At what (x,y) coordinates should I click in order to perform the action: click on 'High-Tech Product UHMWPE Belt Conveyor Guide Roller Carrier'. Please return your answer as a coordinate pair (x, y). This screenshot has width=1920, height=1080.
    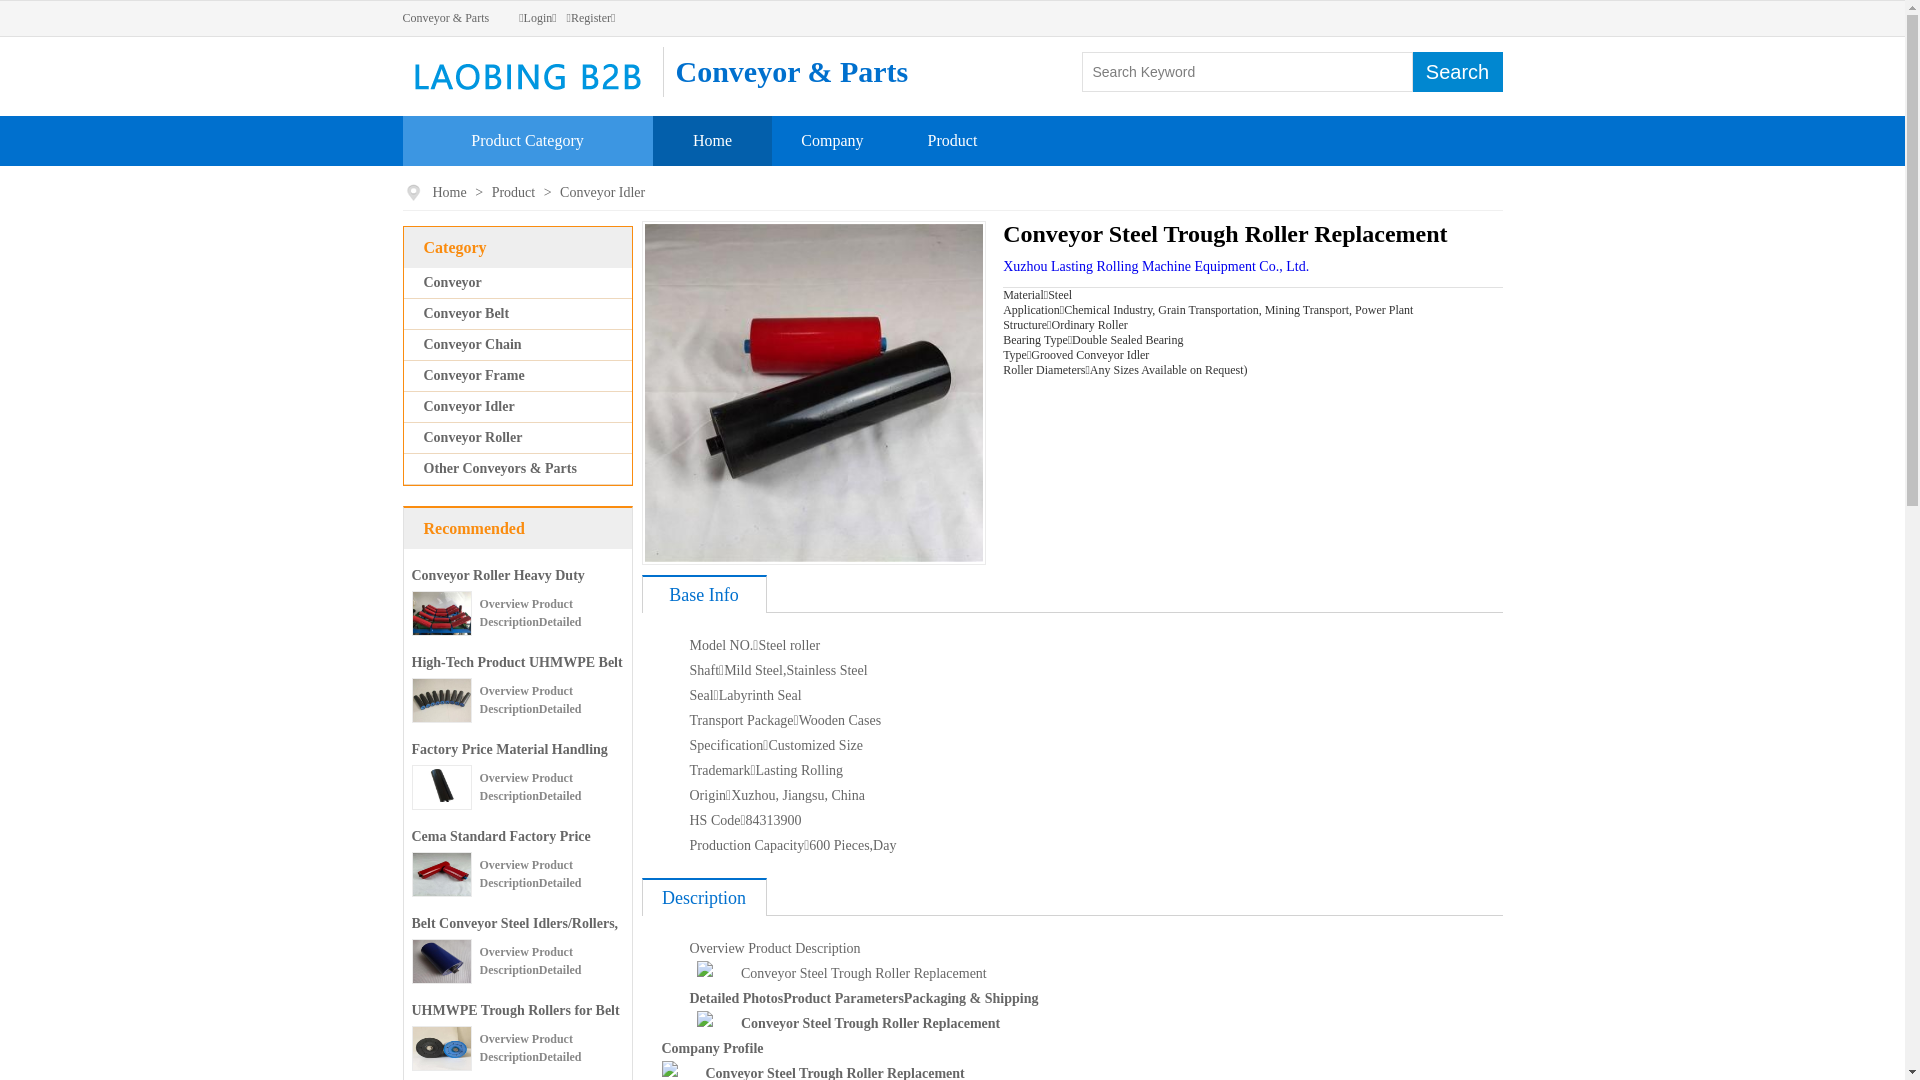
    Looking at the image, I should click on (411, 676).